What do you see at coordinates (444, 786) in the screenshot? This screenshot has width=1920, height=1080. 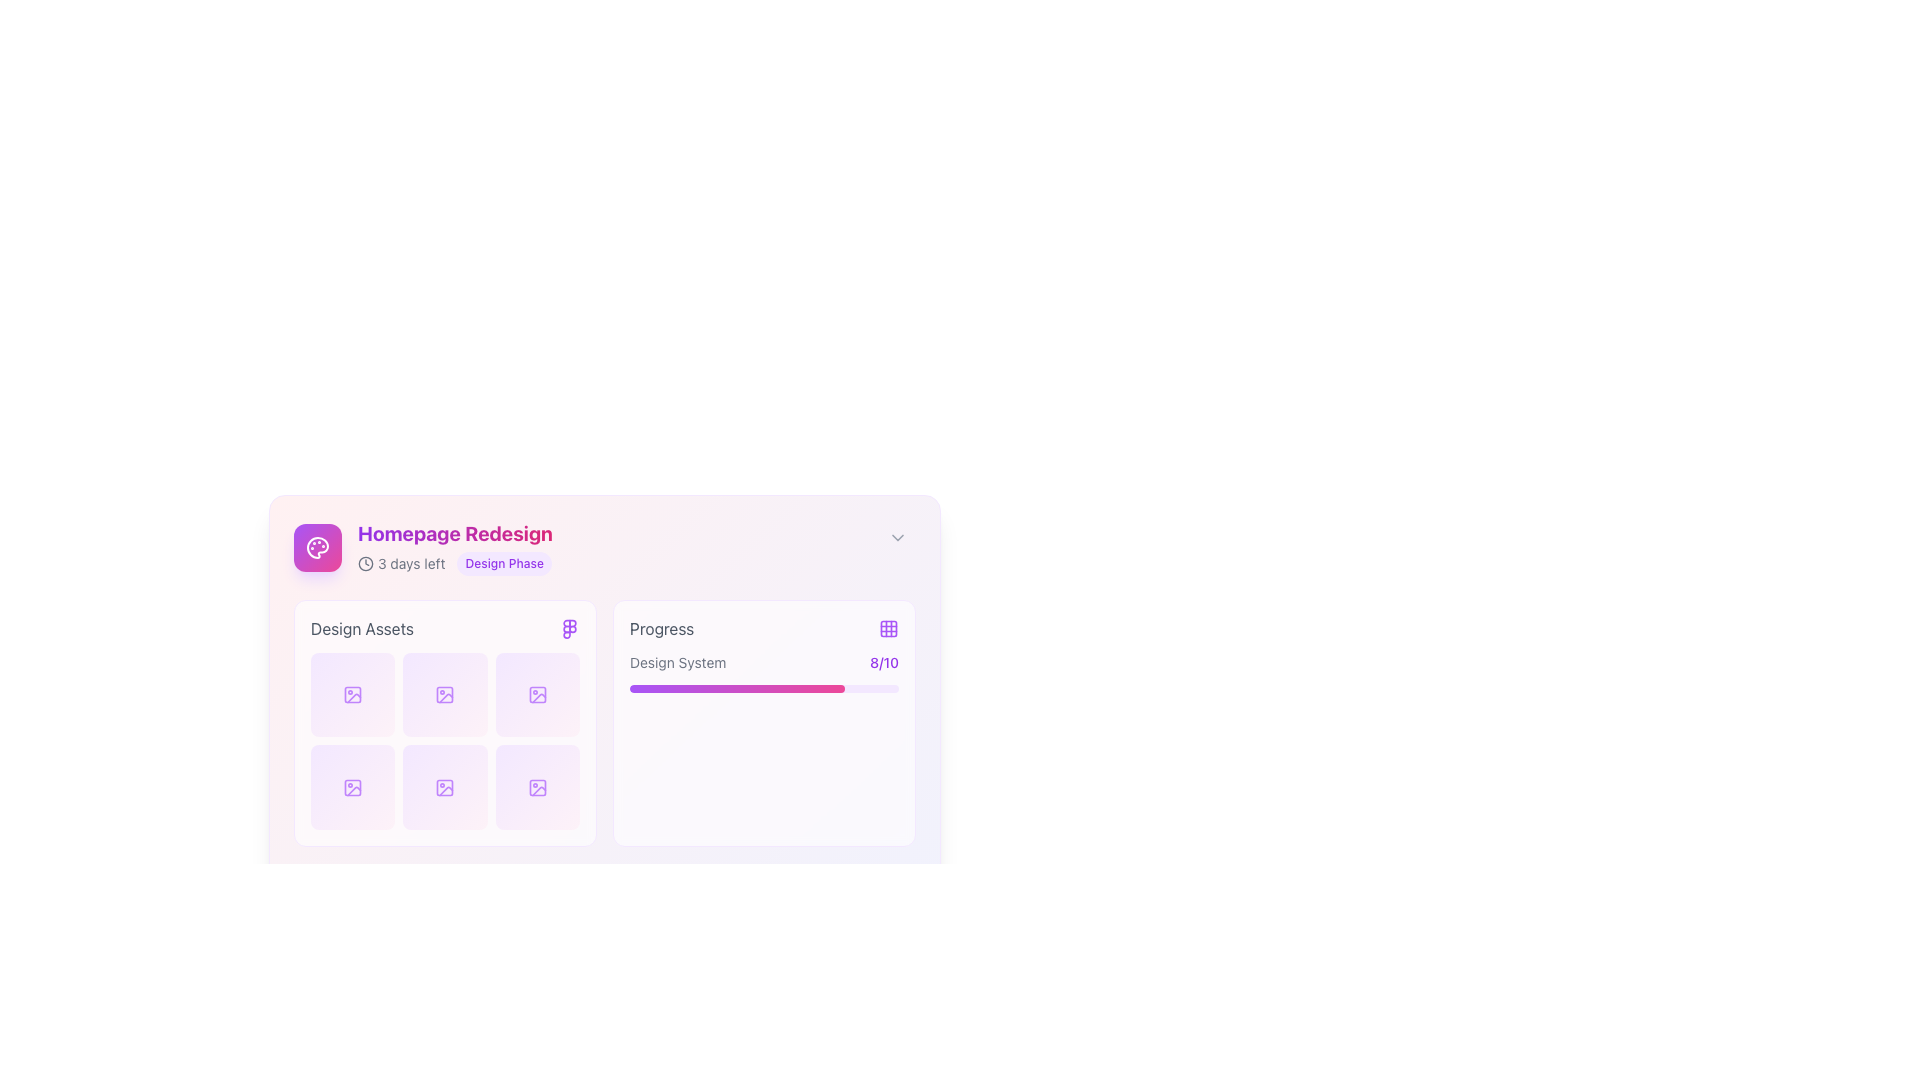 I see `the purple icon within the lower-middle square of the 'Design Assets' grid` at bounding box center [444, 786].